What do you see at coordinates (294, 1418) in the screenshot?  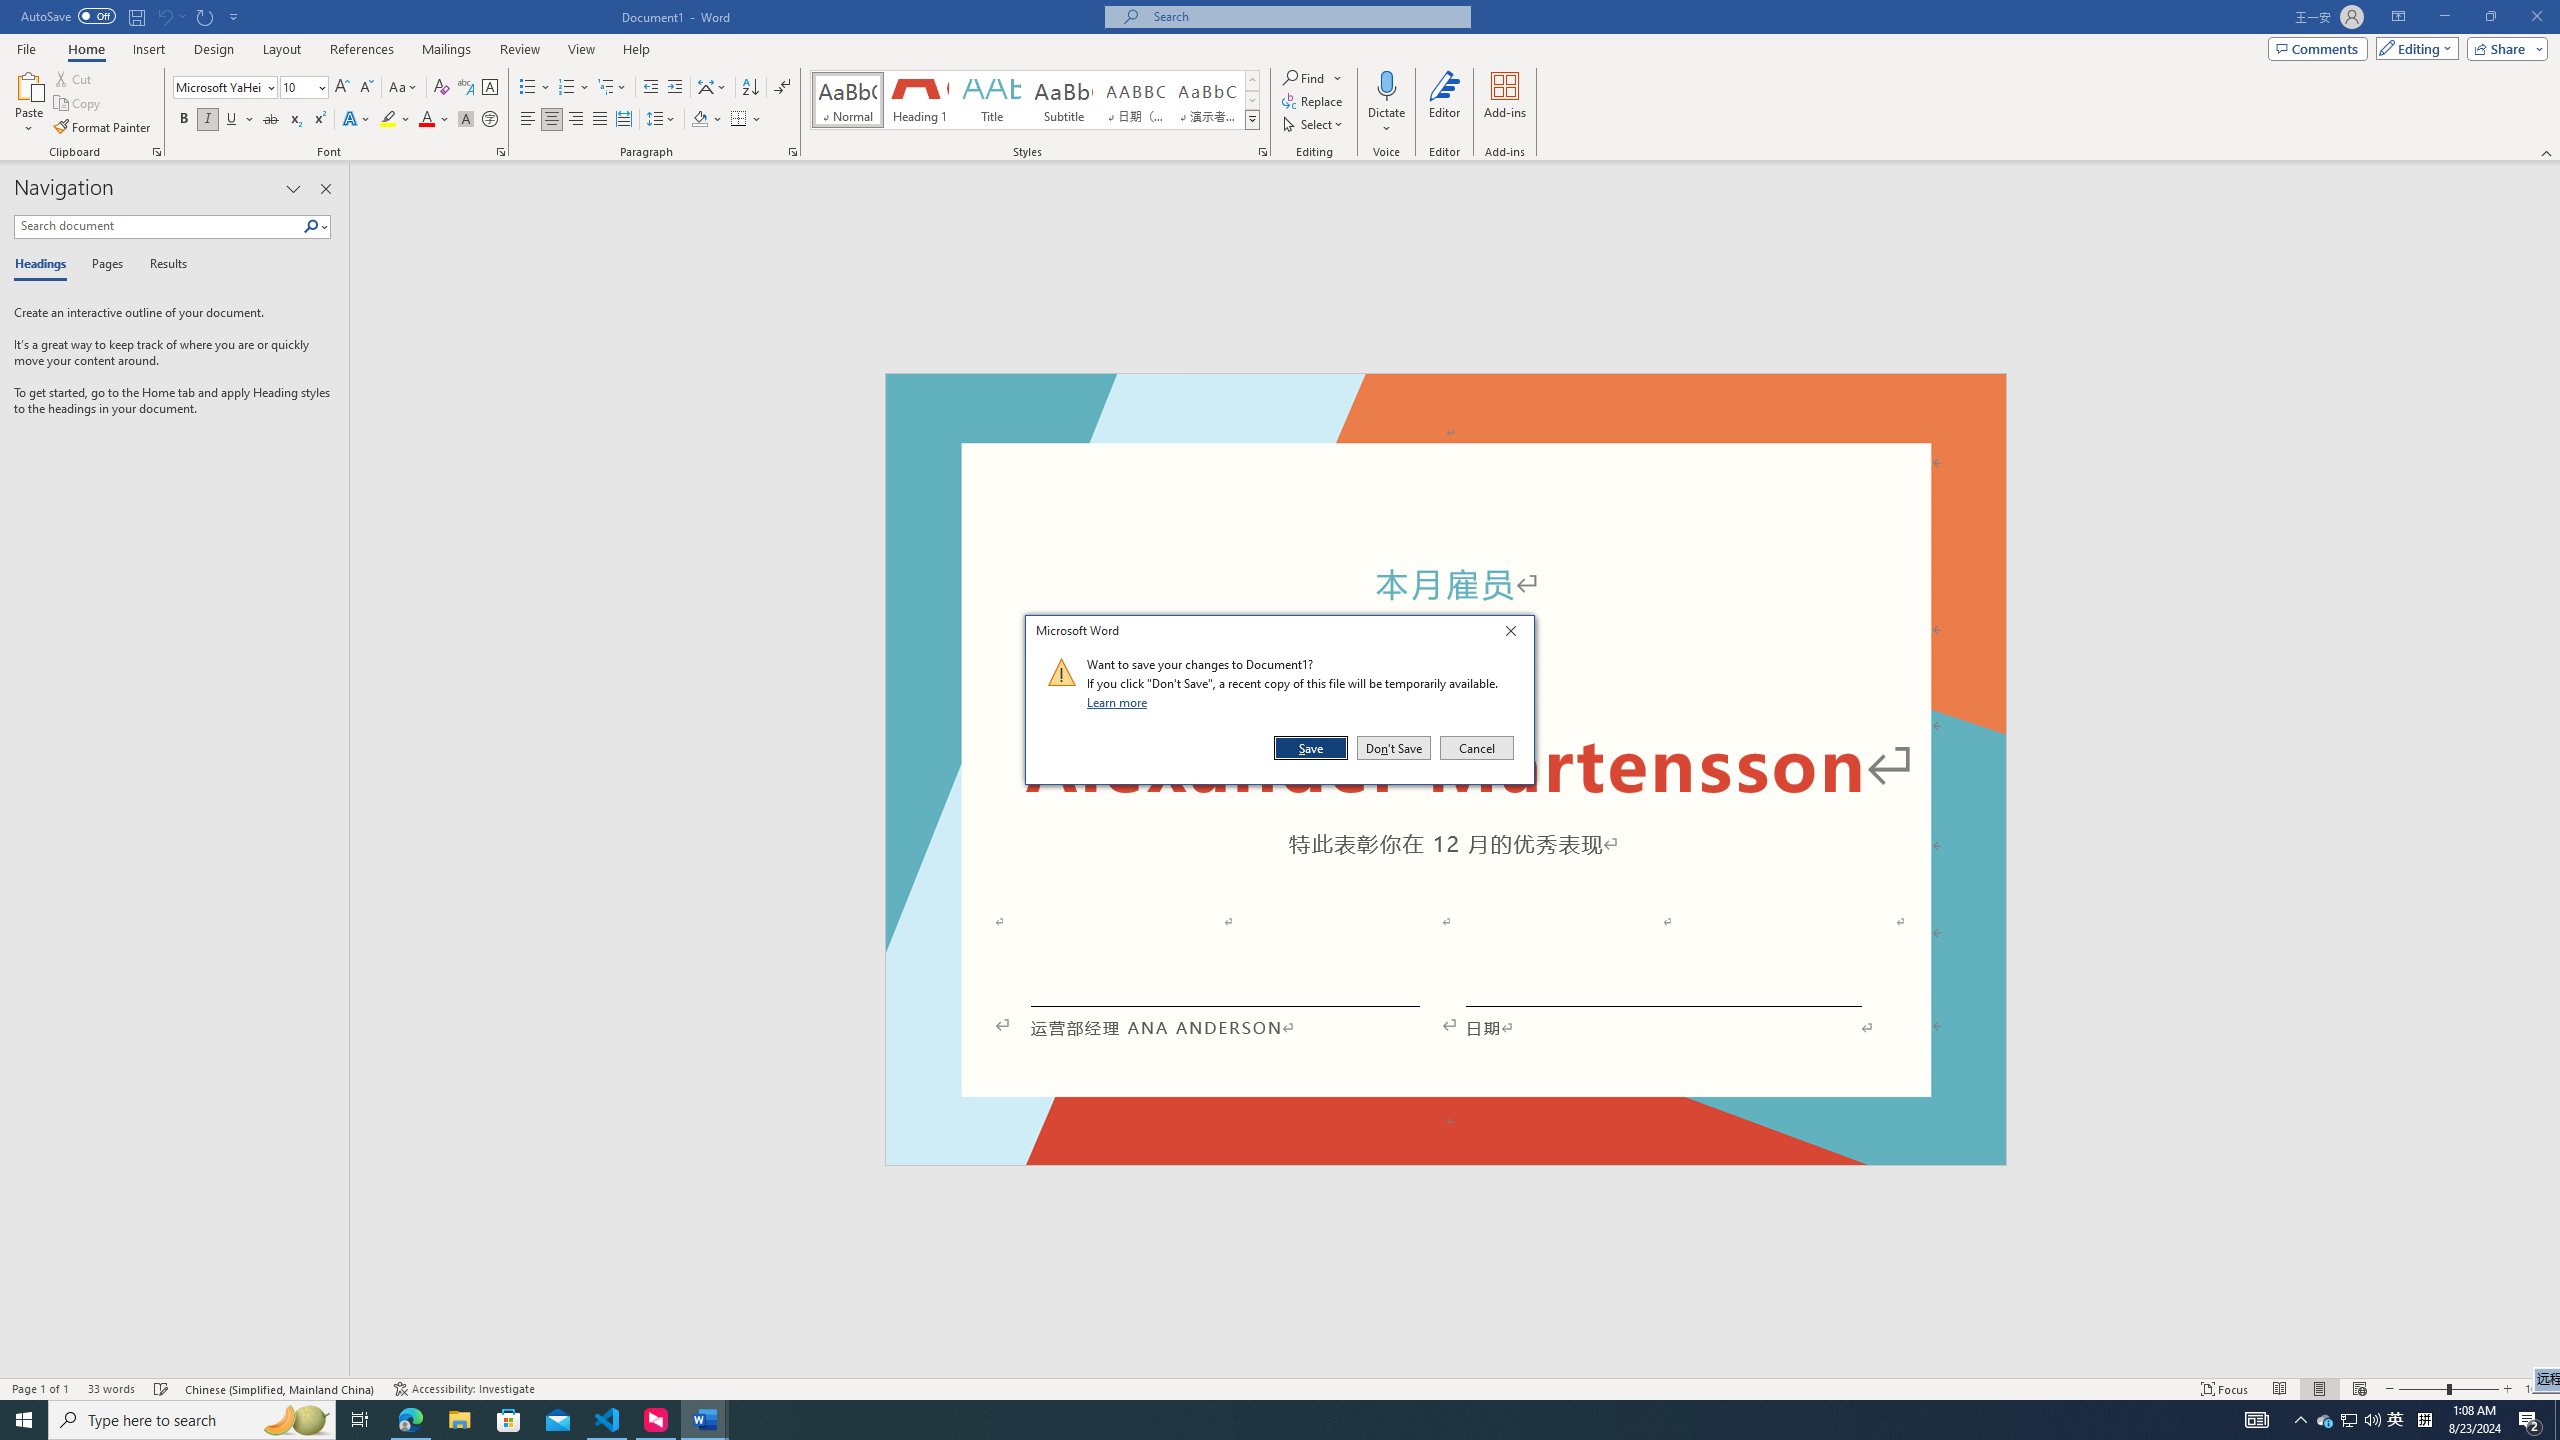 I see `'Search highlights icon opens search home window'` at bounding box center [294, 1418].